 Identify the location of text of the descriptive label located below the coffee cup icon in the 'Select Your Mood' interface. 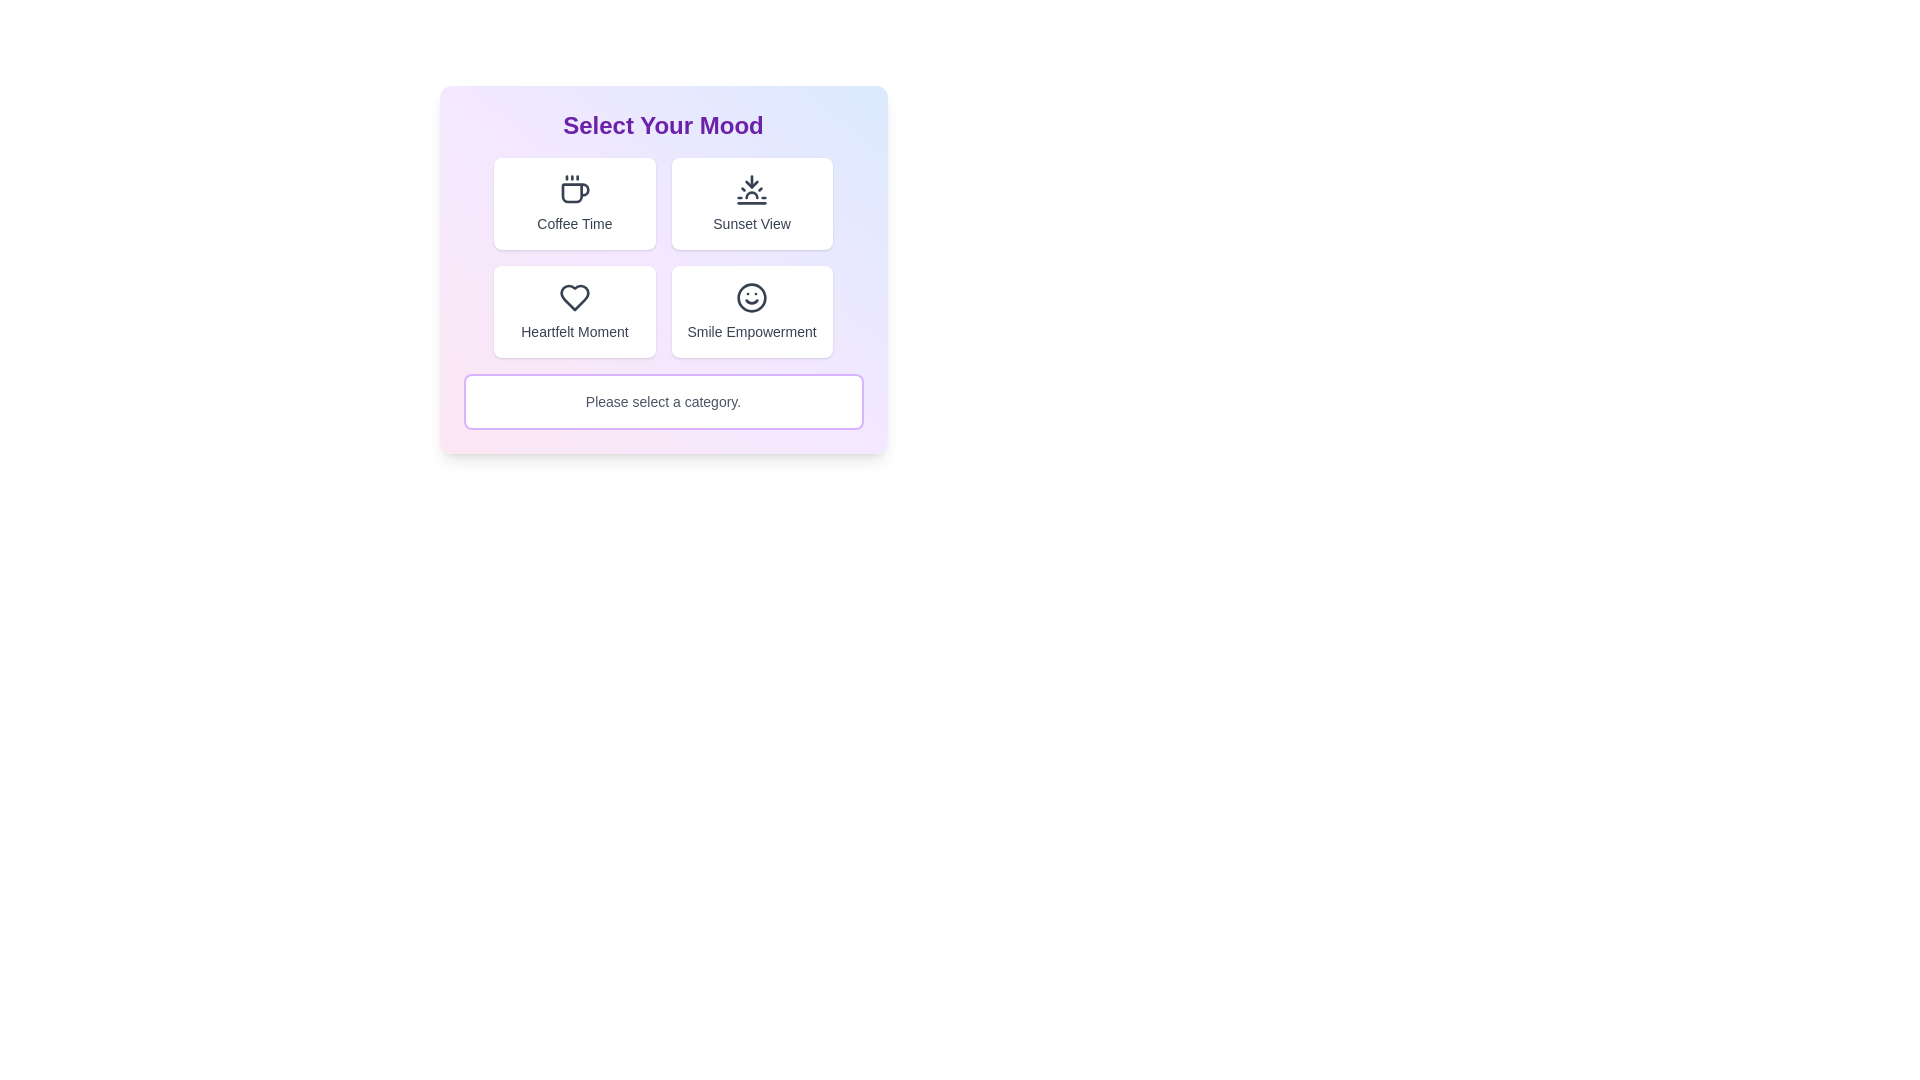
(573, 223).